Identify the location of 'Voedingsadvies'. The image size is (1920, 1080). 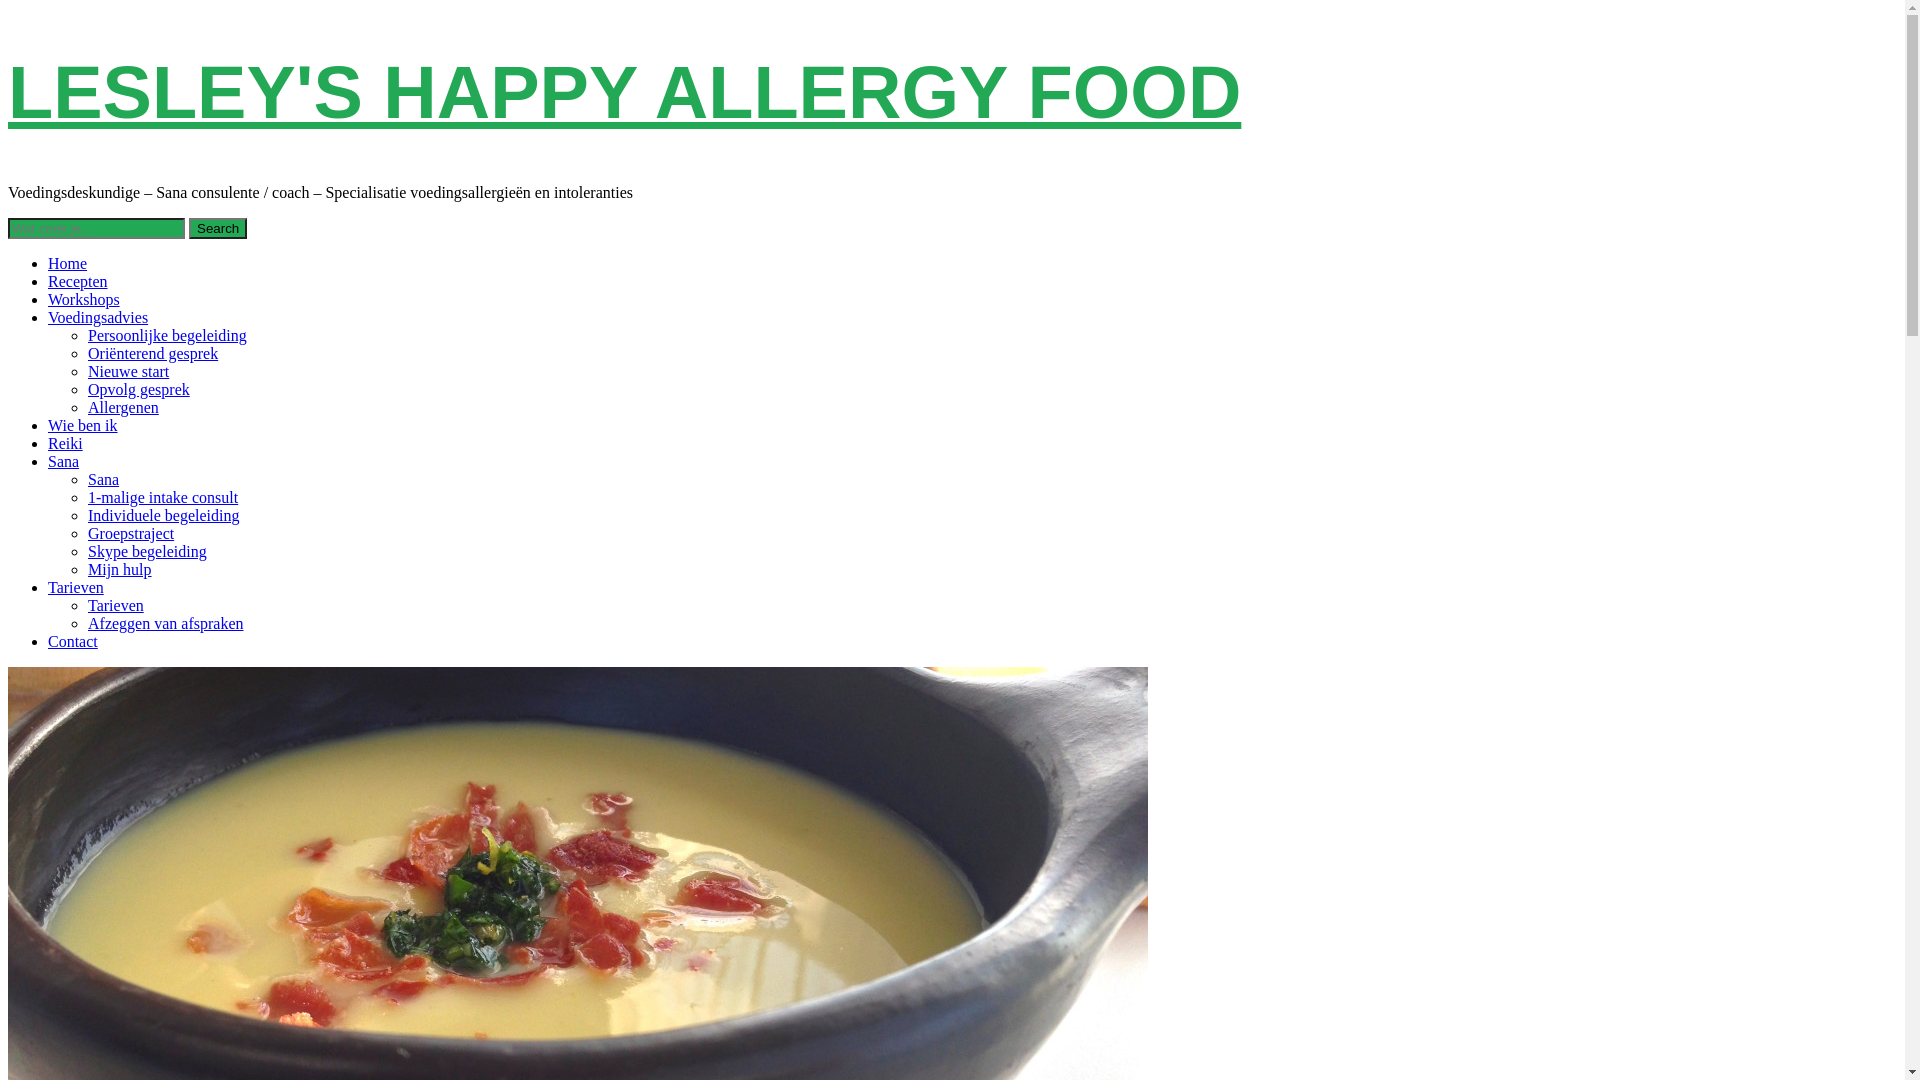
(96, 316).